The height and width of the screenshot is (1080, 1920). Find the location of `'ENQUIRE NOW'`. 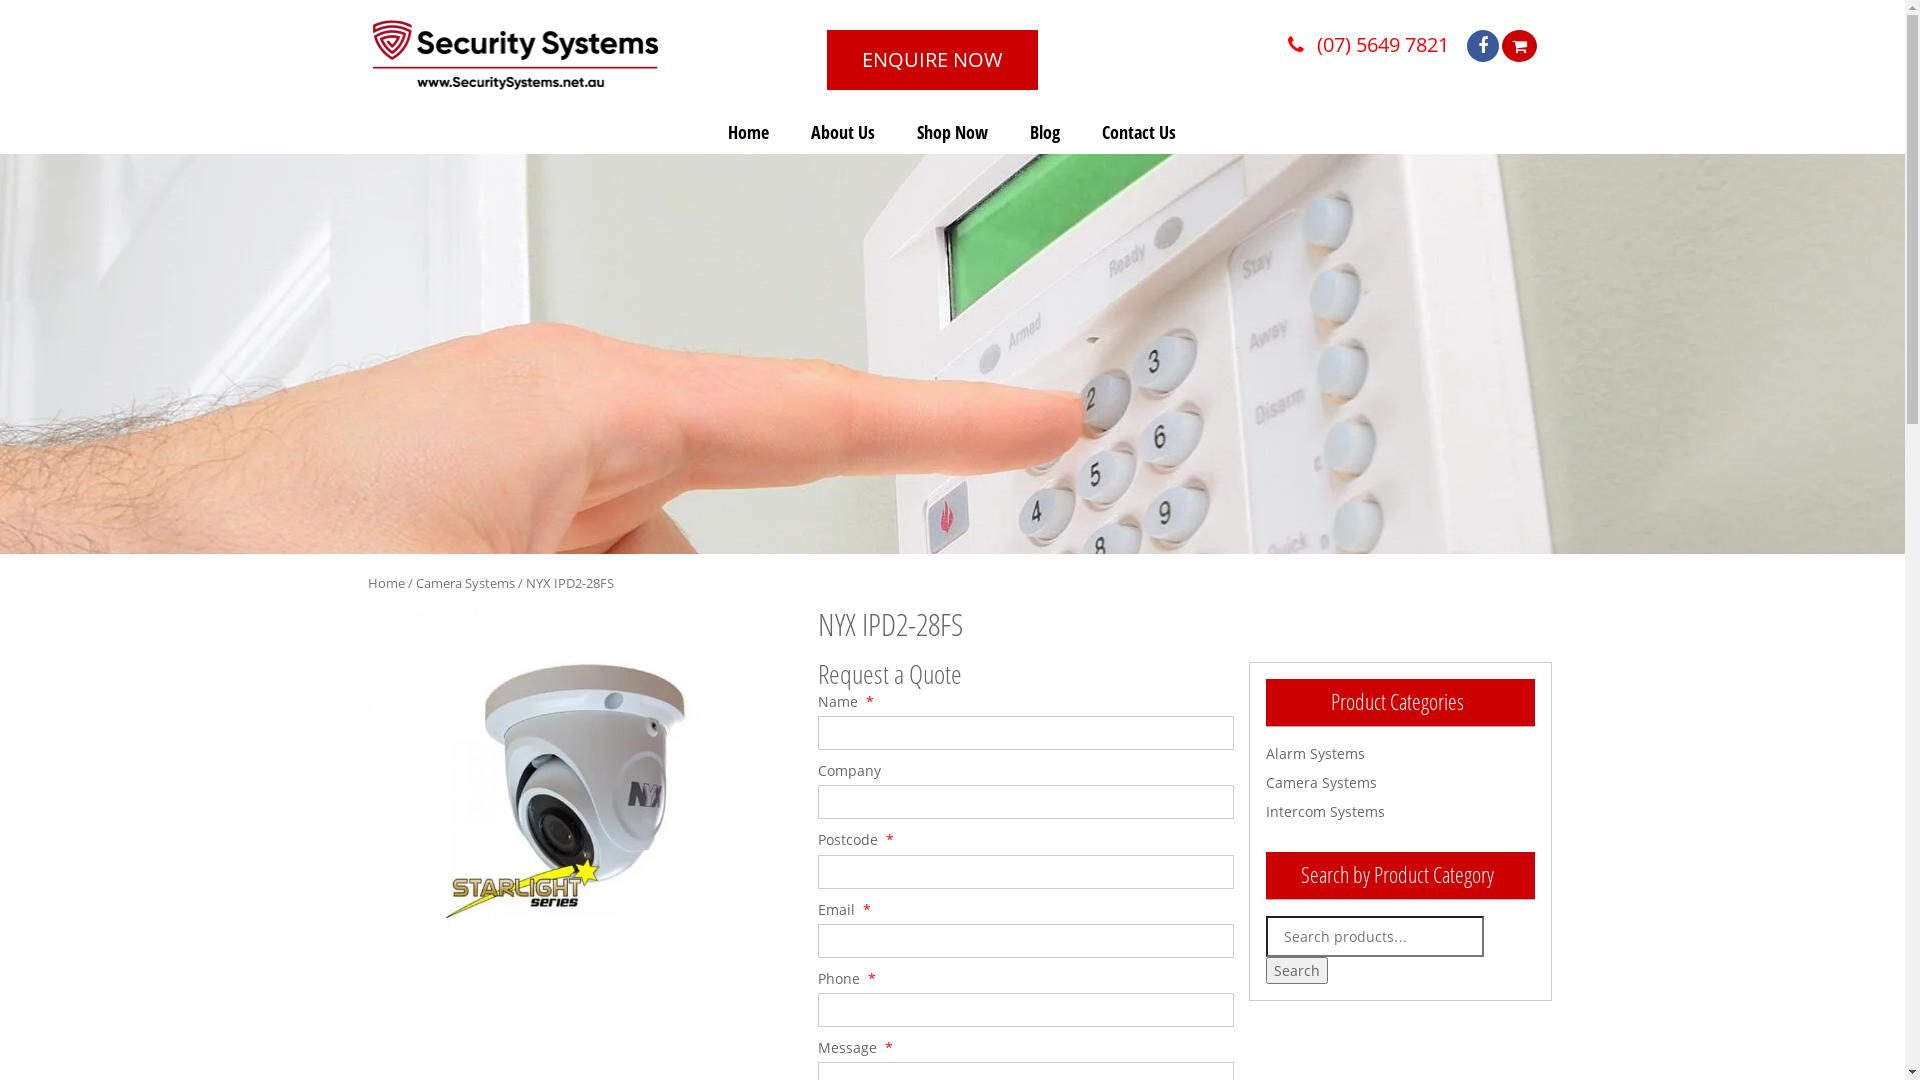

'ENQUIRE NOW' is located at coordinates (931, 59).